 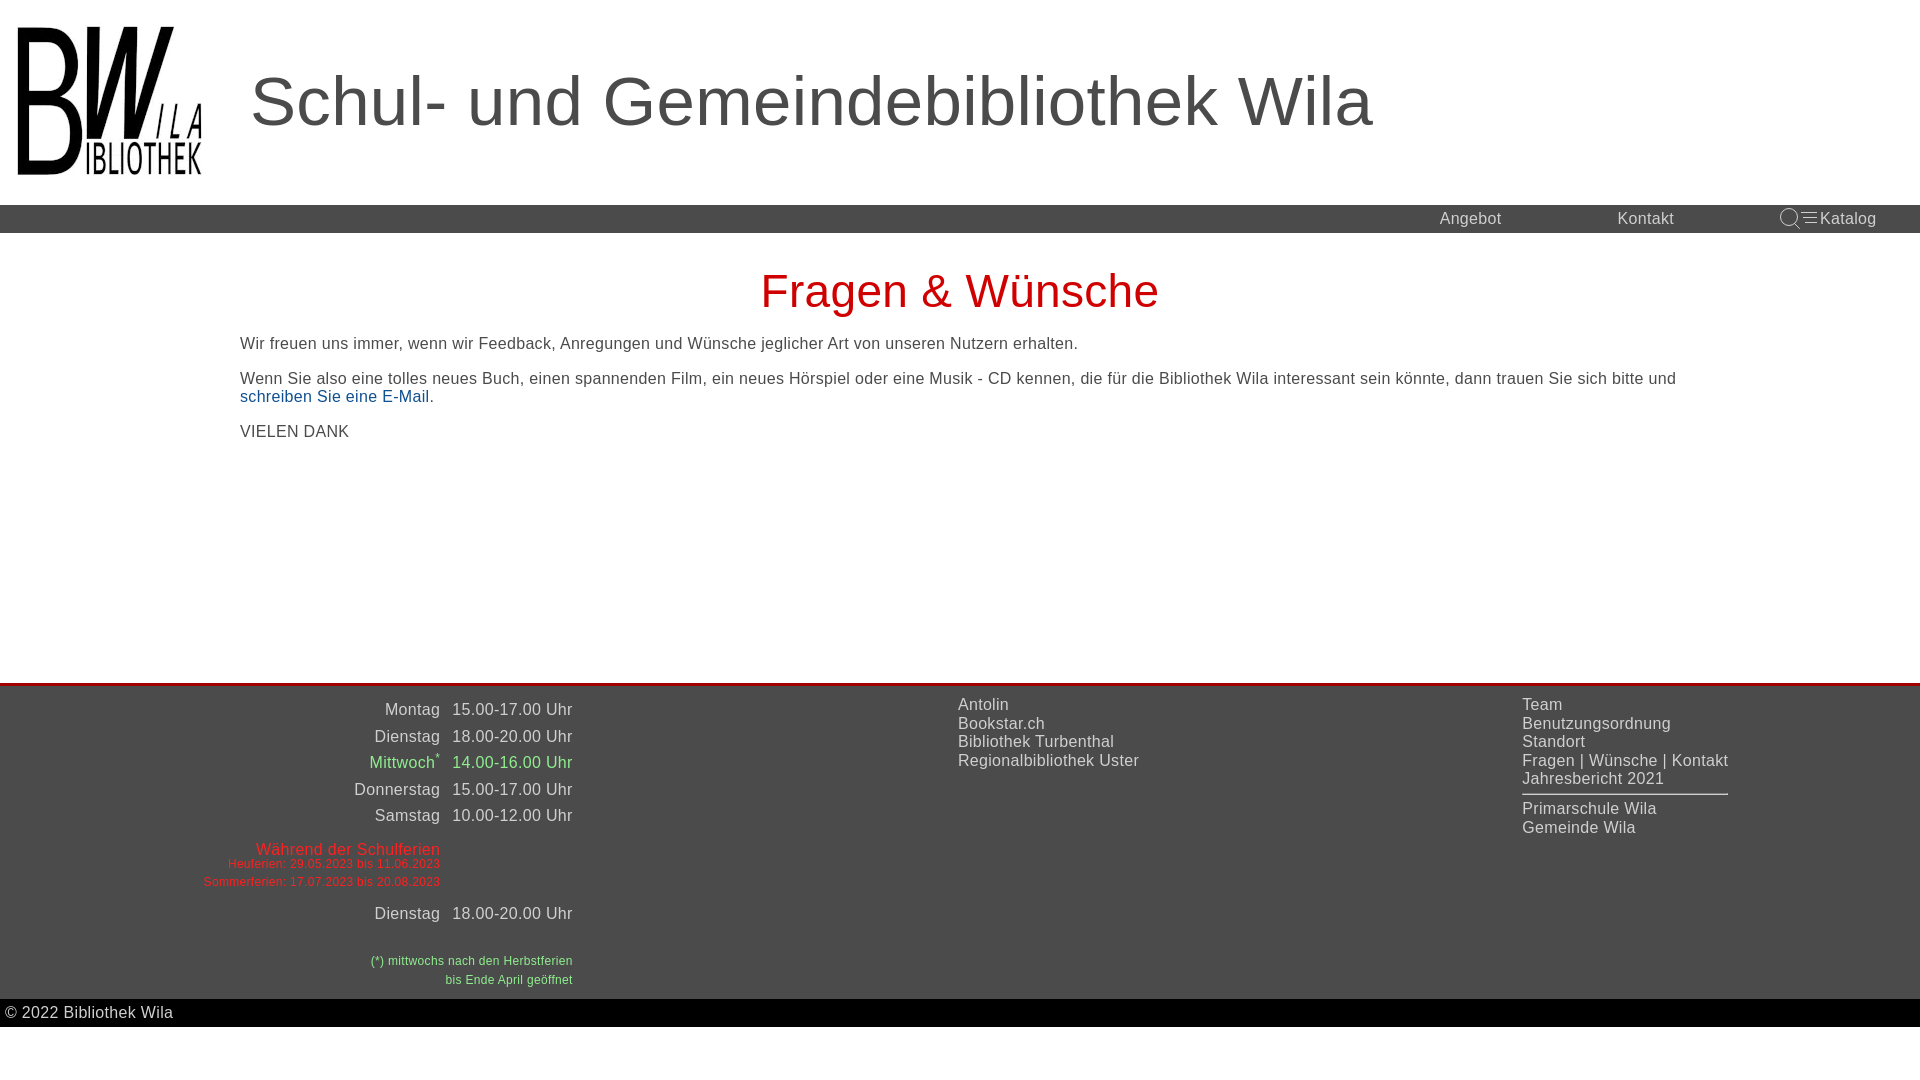 What do you see at coordinates (1540, 703) in the screenshot?
I see `'Team'` at bounding box center [1540, 703].